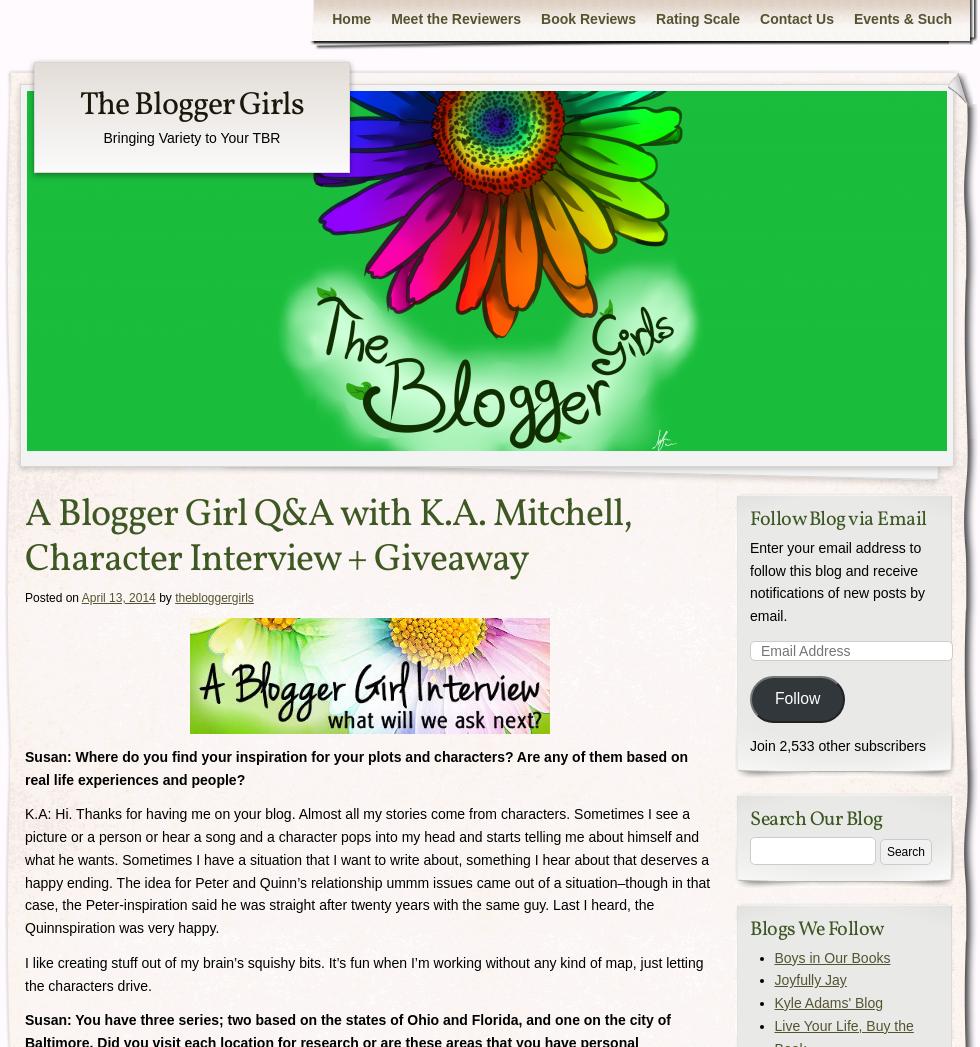  I want to click on 'Enter your email address to follow this blog and receive notifications of new posts by email.', so click(837, 580).